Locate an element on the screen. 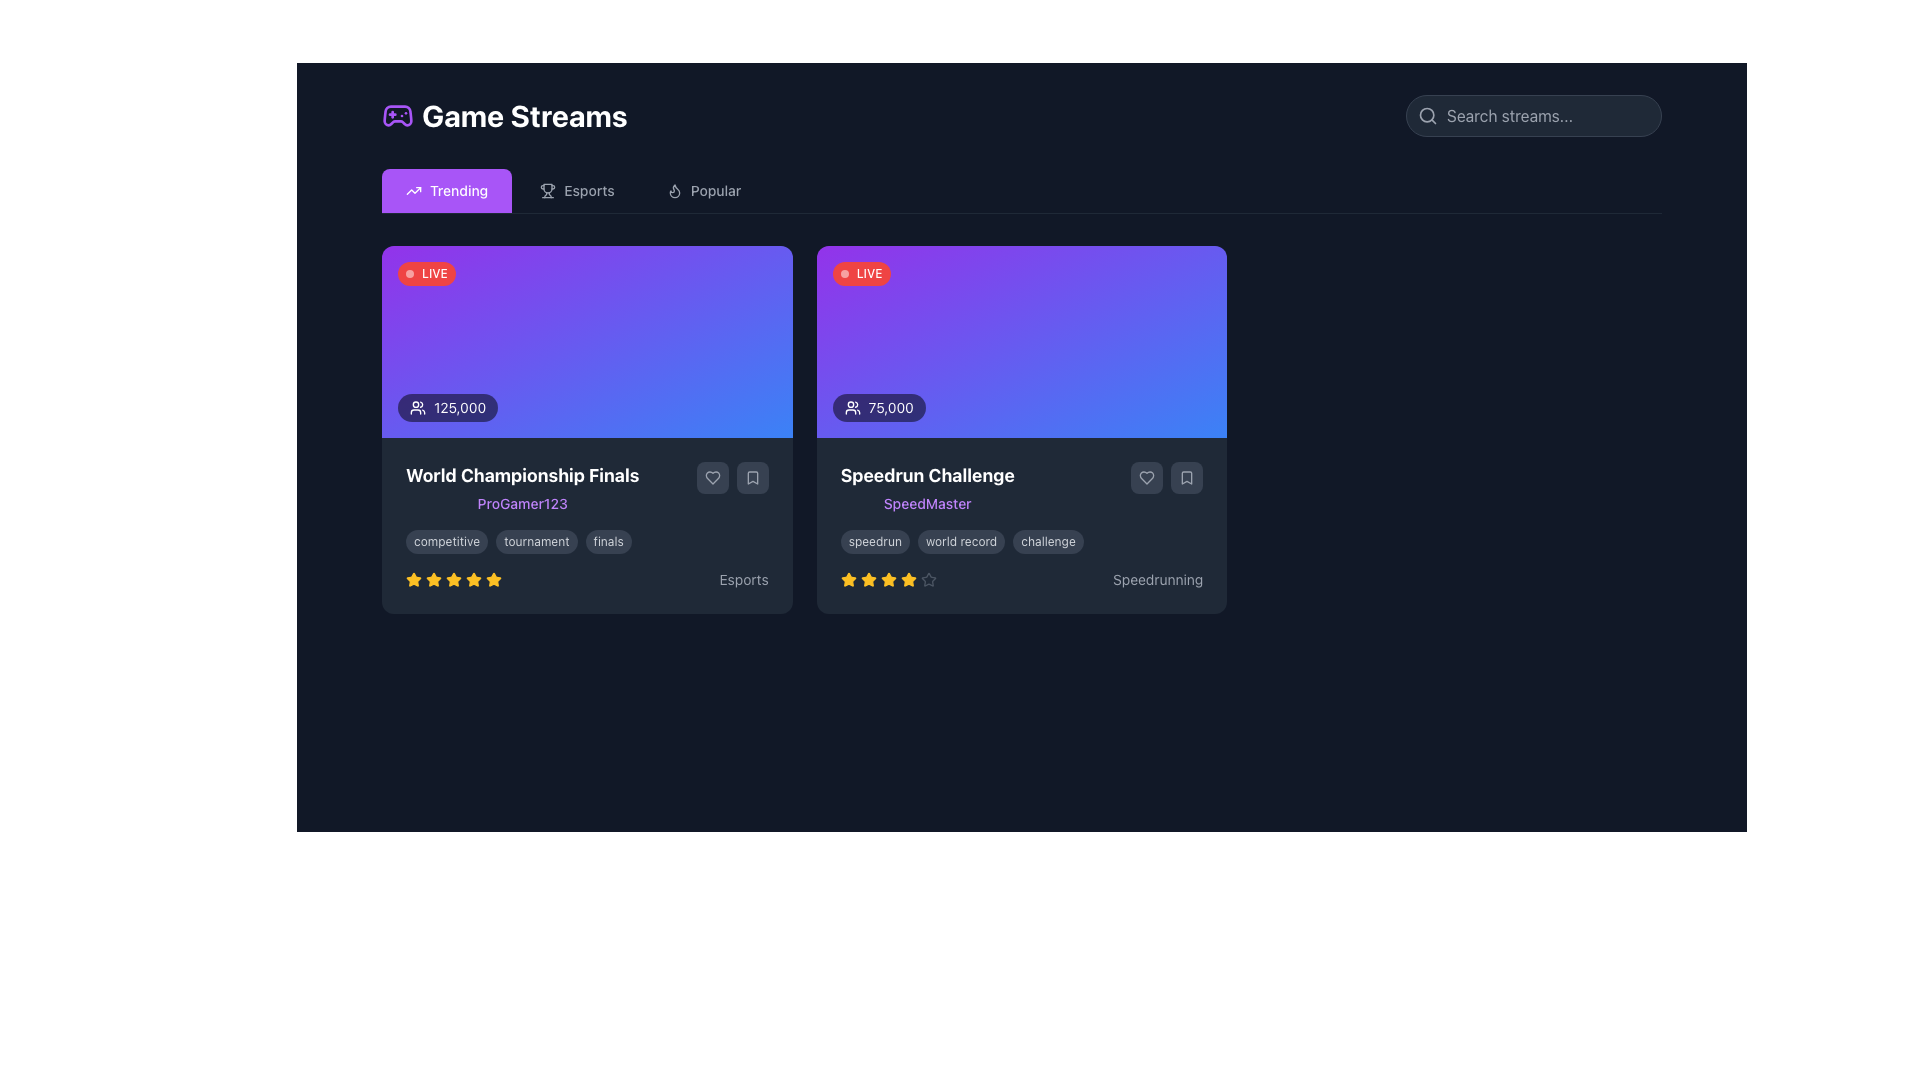  the star icon element located at the lower-left corner of the 'World Championship Finals' content card, which is part of a row of five stars used for ratings is located at coordinates (412, 579).